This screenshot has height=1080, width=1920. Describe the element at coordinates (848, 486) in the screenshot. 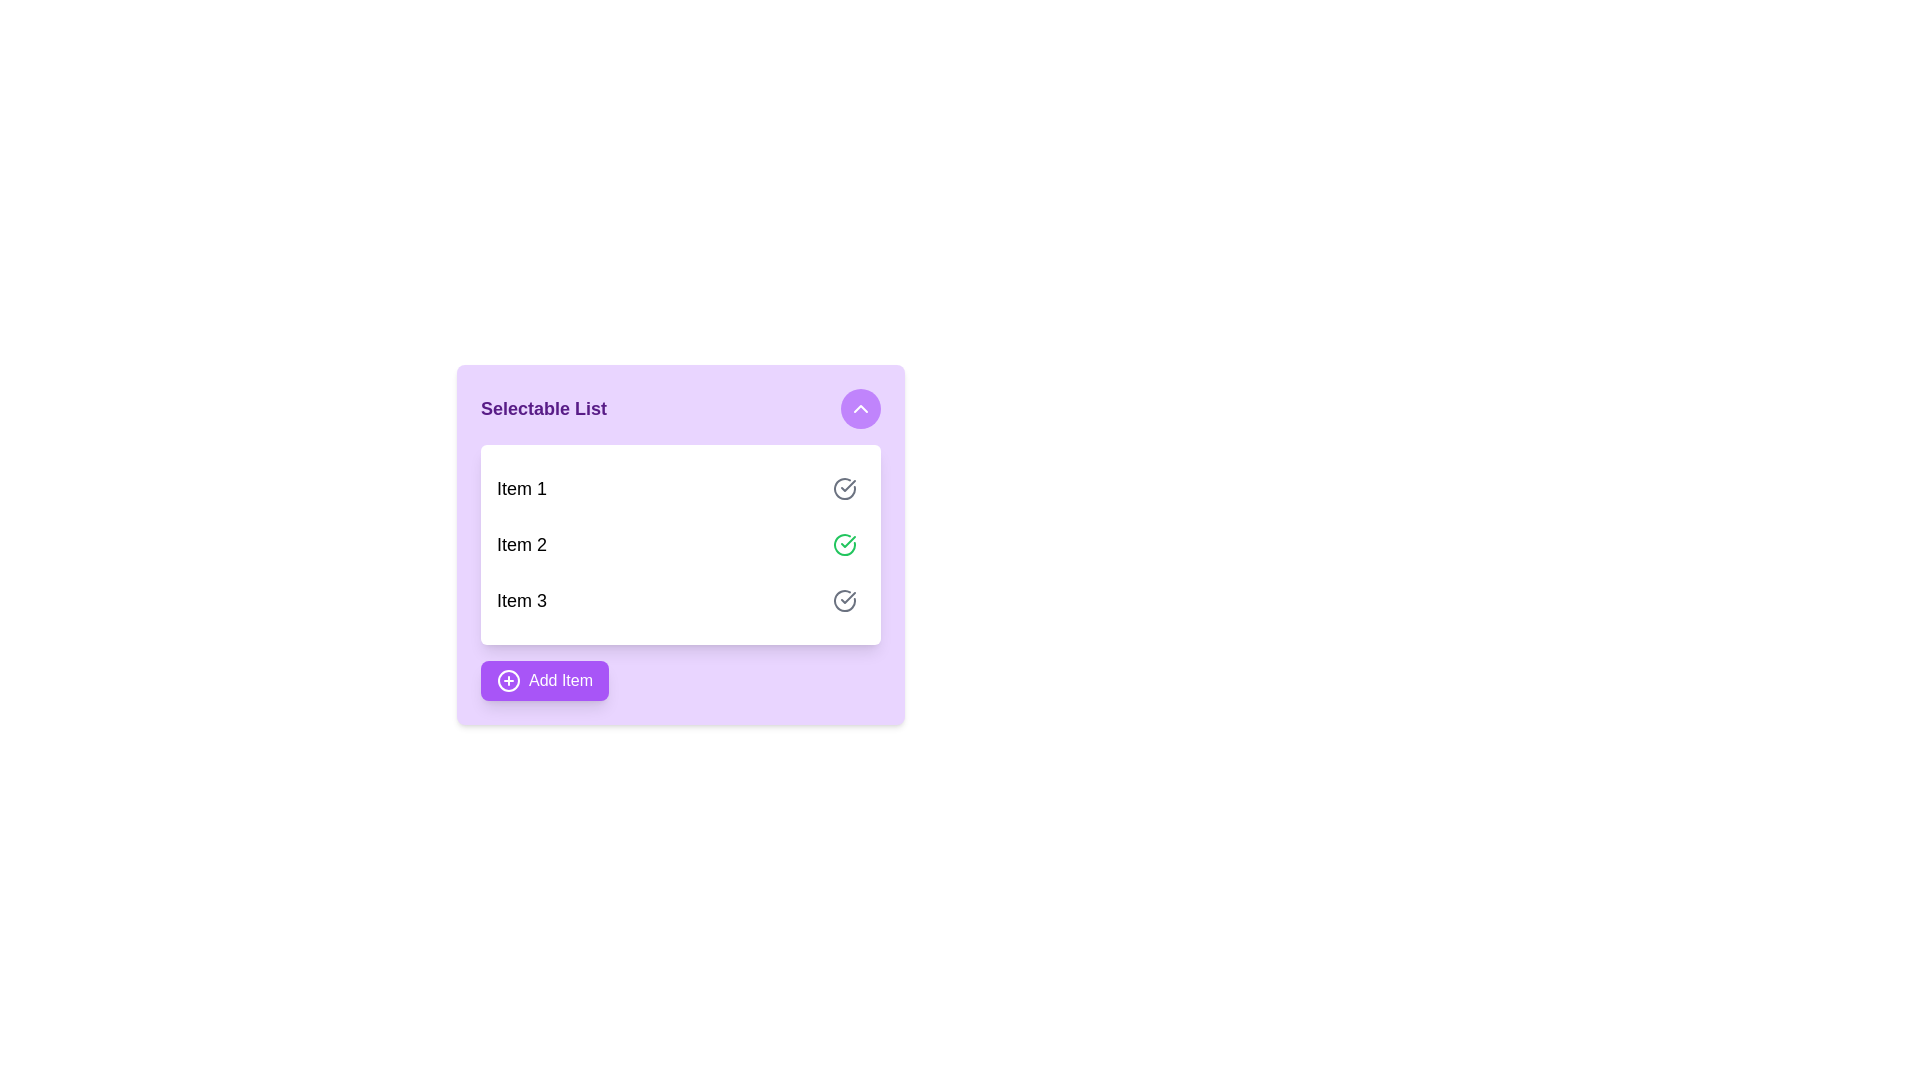

I see `the status indicated by the checkmark icon representing 'Item 2' in the selectable list` at that location.